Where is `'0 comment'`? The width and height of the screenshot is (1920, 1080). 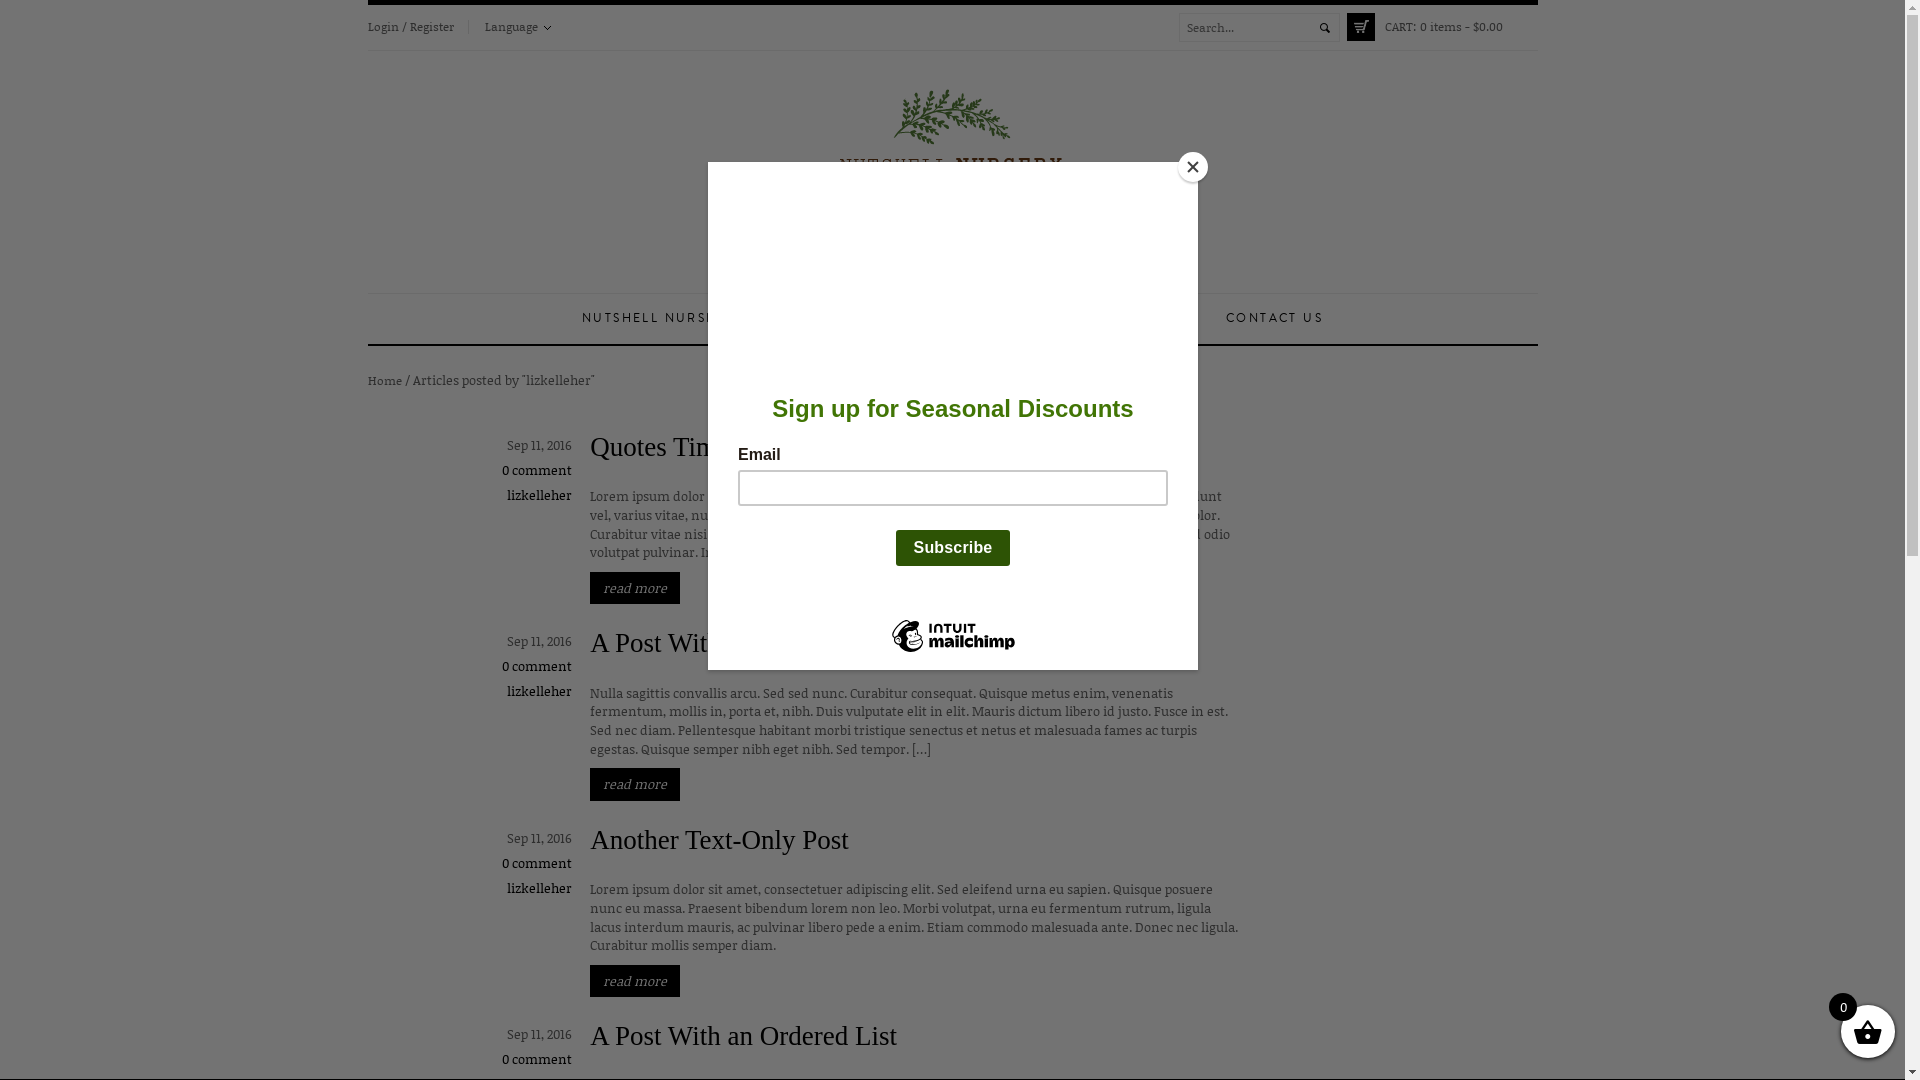 '0 comment' is located at coordinates (537, 1058).